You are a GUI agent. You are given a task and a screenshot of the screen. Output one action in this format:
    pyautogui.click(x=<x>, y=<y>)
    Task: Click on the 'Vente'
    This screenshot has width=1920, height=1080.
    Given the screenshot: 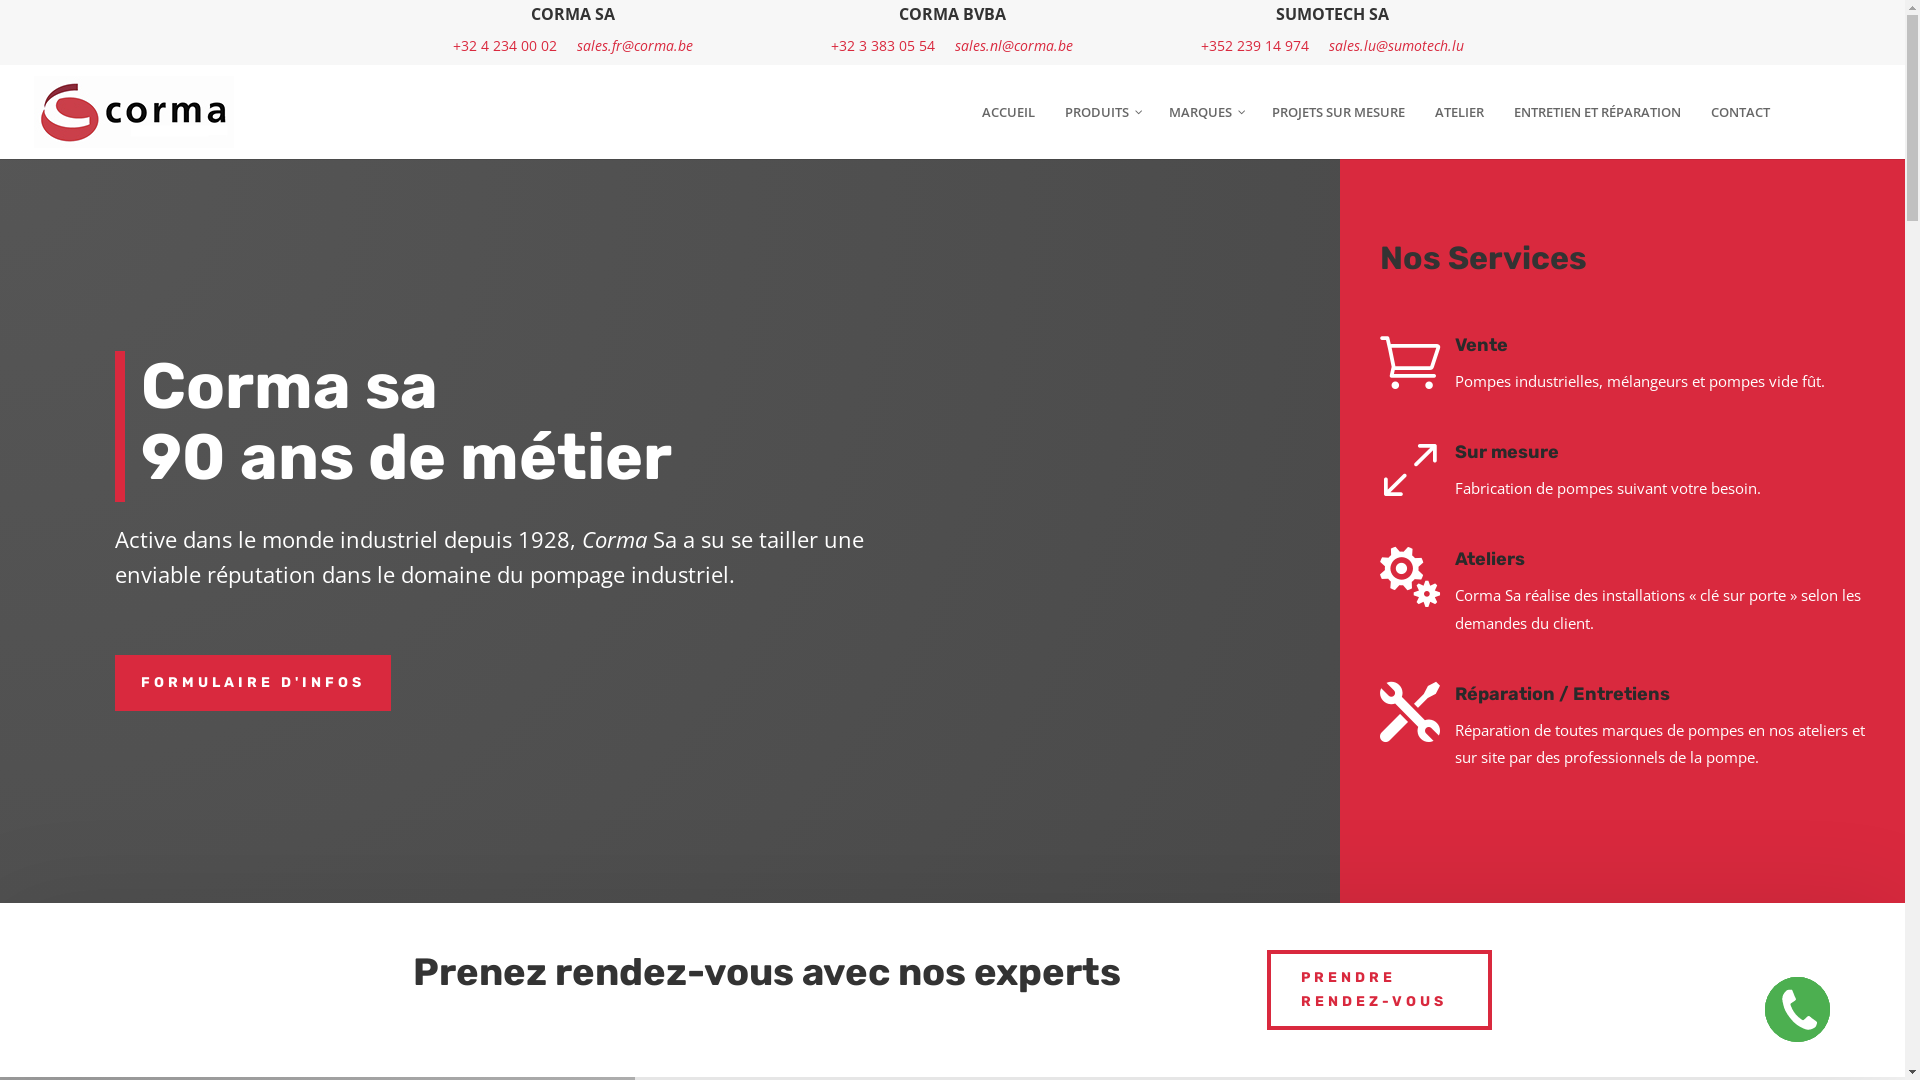 What is the action you would take?
    pyautogui.click(x=1481, y=343)
    